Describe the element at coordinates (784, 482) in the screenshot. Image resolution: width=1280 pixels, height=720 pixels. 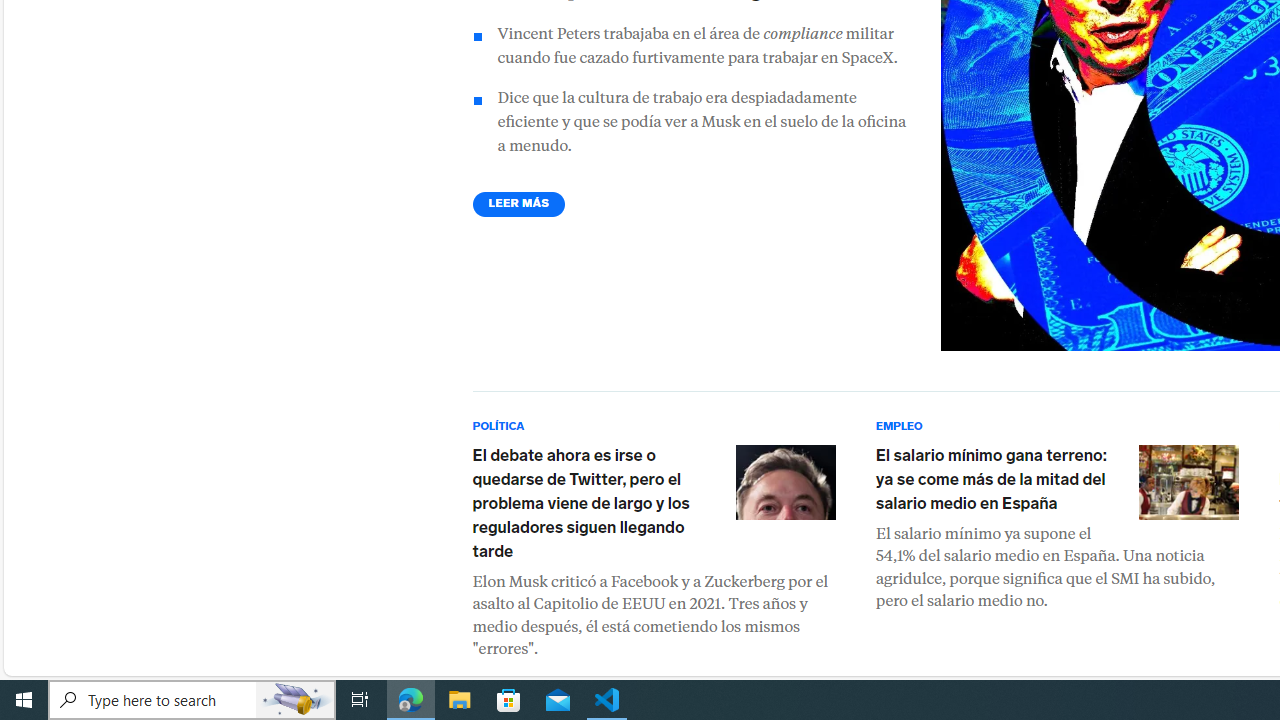
I see `'Elon Musk'` at that location.